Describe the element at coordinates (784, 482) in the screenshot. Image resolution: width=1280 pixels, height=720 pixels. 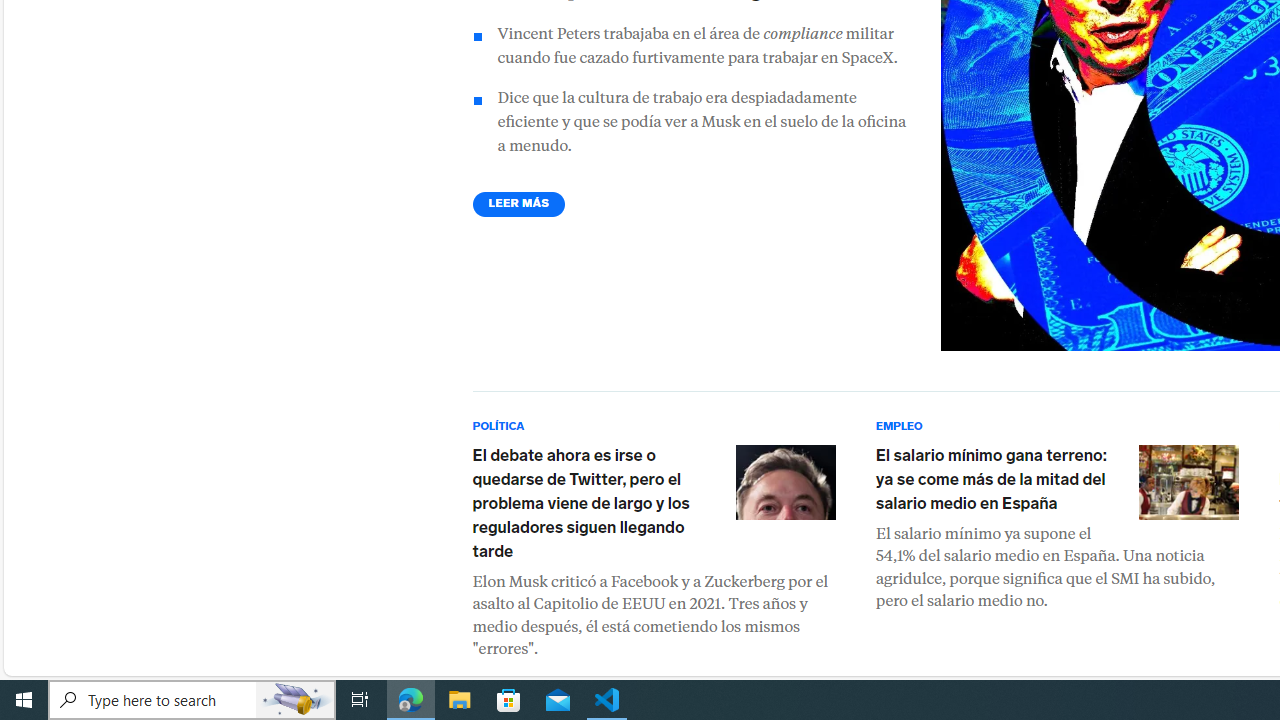
I see `'Elon Musk'` at that location.